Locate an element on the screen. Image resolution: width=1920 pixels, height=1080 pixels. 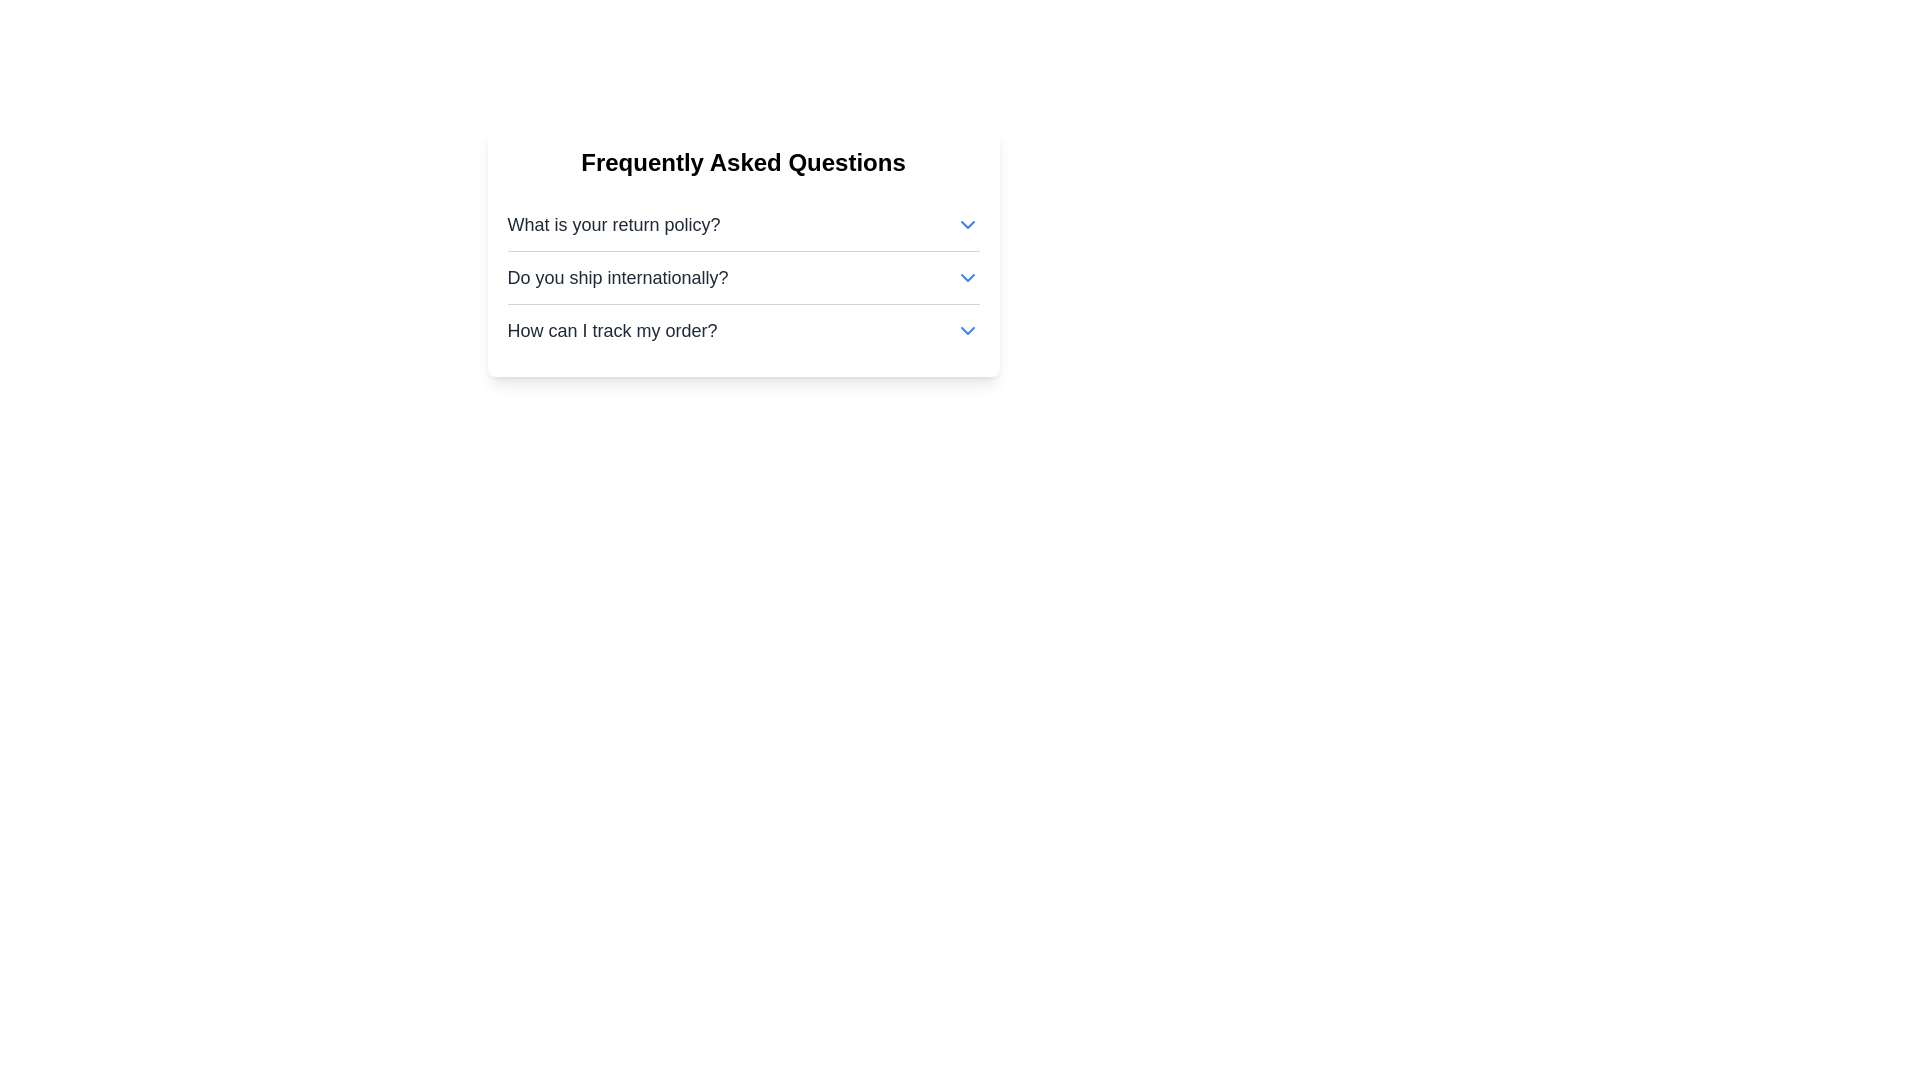
the chevron icon located to the right of the 'Do you ship internationally?' FAQ entry is located at coordinates (967, 277).